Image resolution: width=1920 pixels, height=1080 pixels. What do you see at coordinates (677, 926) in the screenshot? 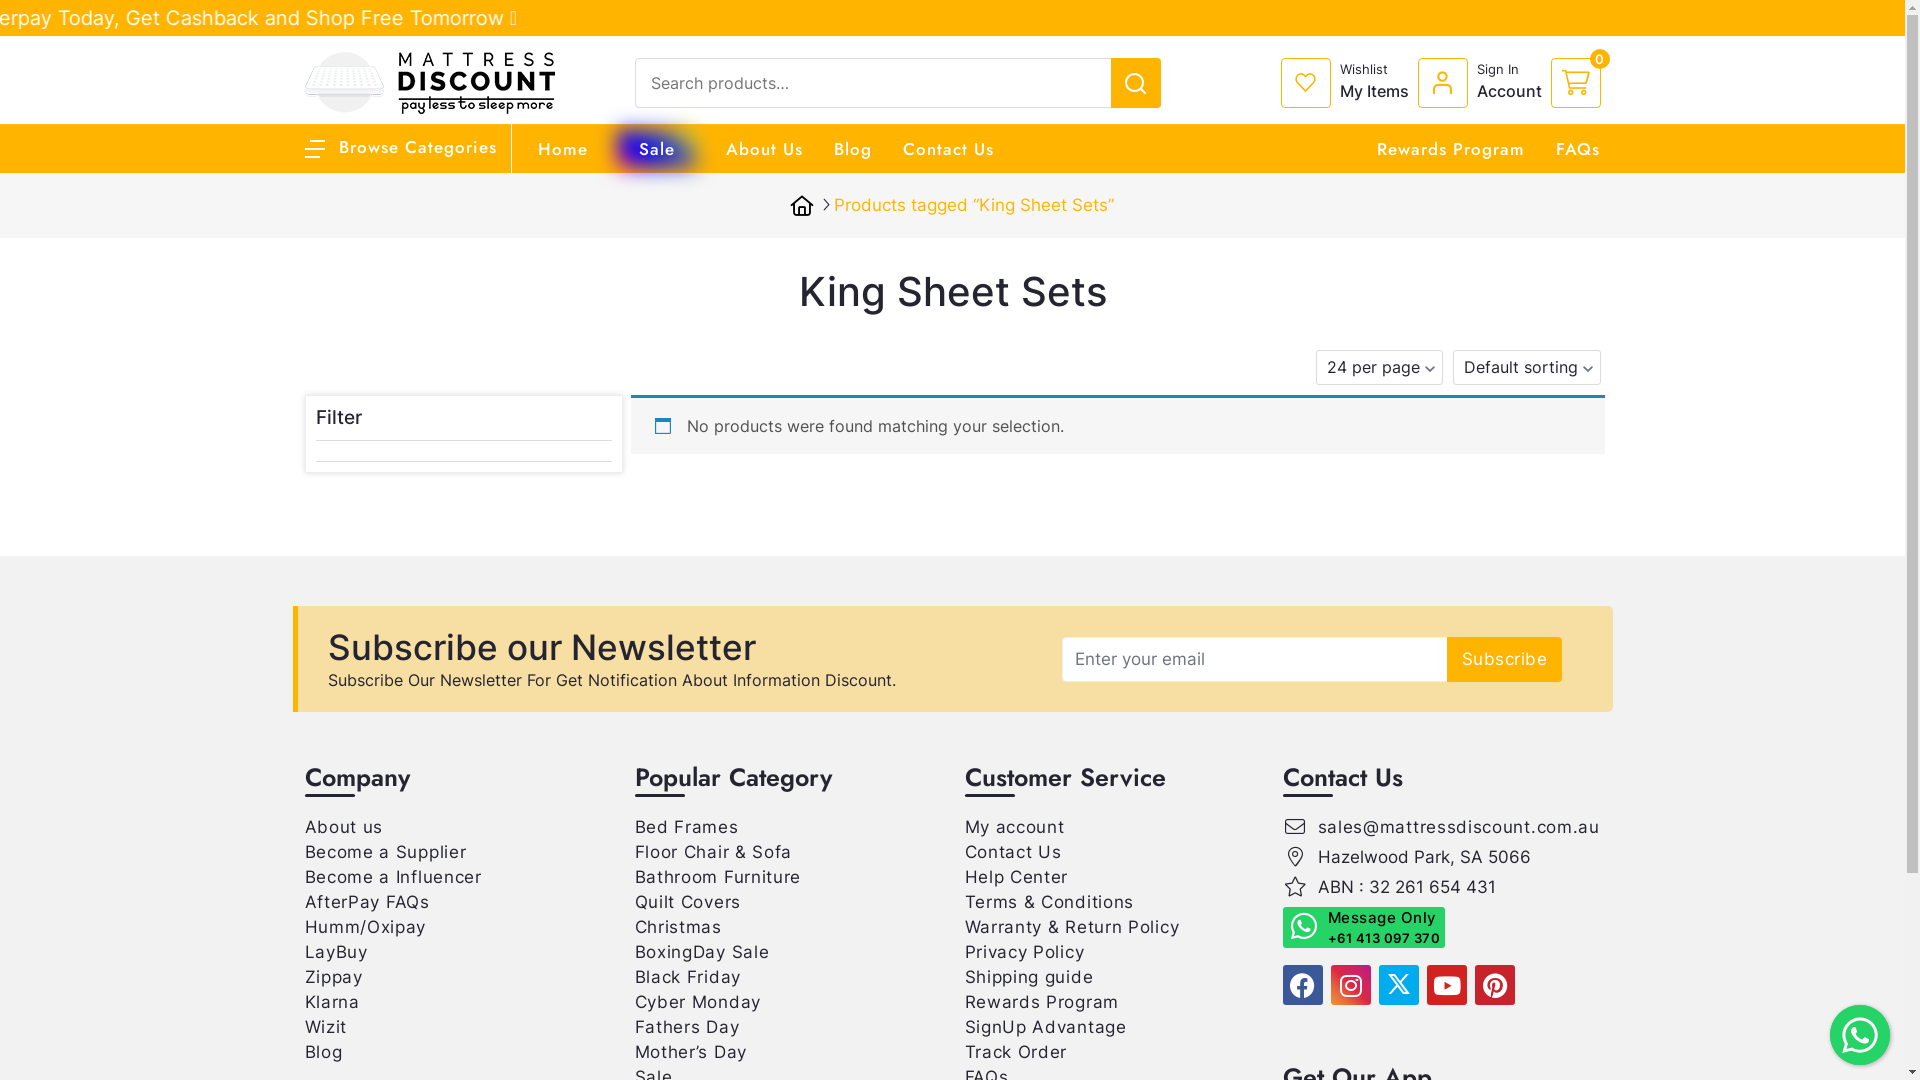
I see `'Christmas'` at bounding box center [677, 926].